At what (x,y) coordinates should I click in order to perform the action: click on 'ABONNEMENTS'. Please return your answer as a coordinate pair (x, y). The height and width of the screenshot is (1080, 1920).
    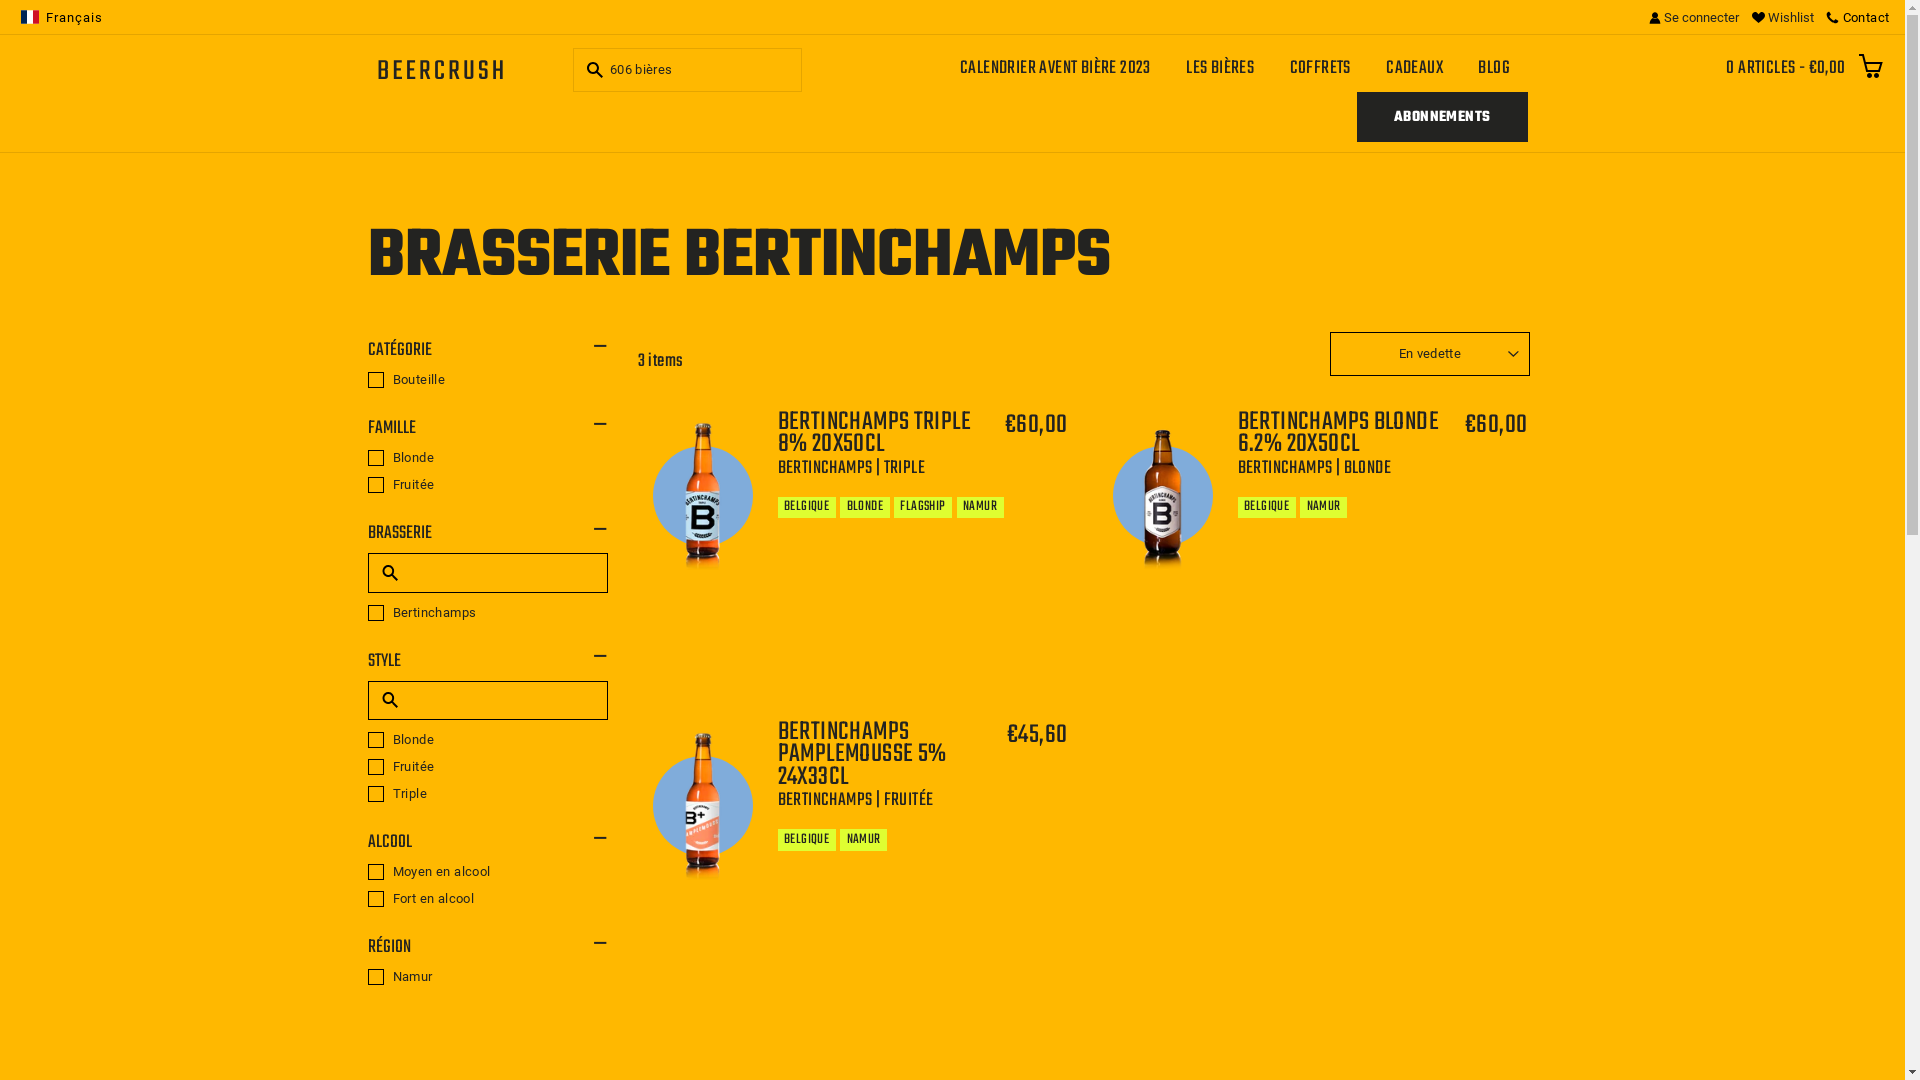
    Looking at the image, I should click on (1441, 116).